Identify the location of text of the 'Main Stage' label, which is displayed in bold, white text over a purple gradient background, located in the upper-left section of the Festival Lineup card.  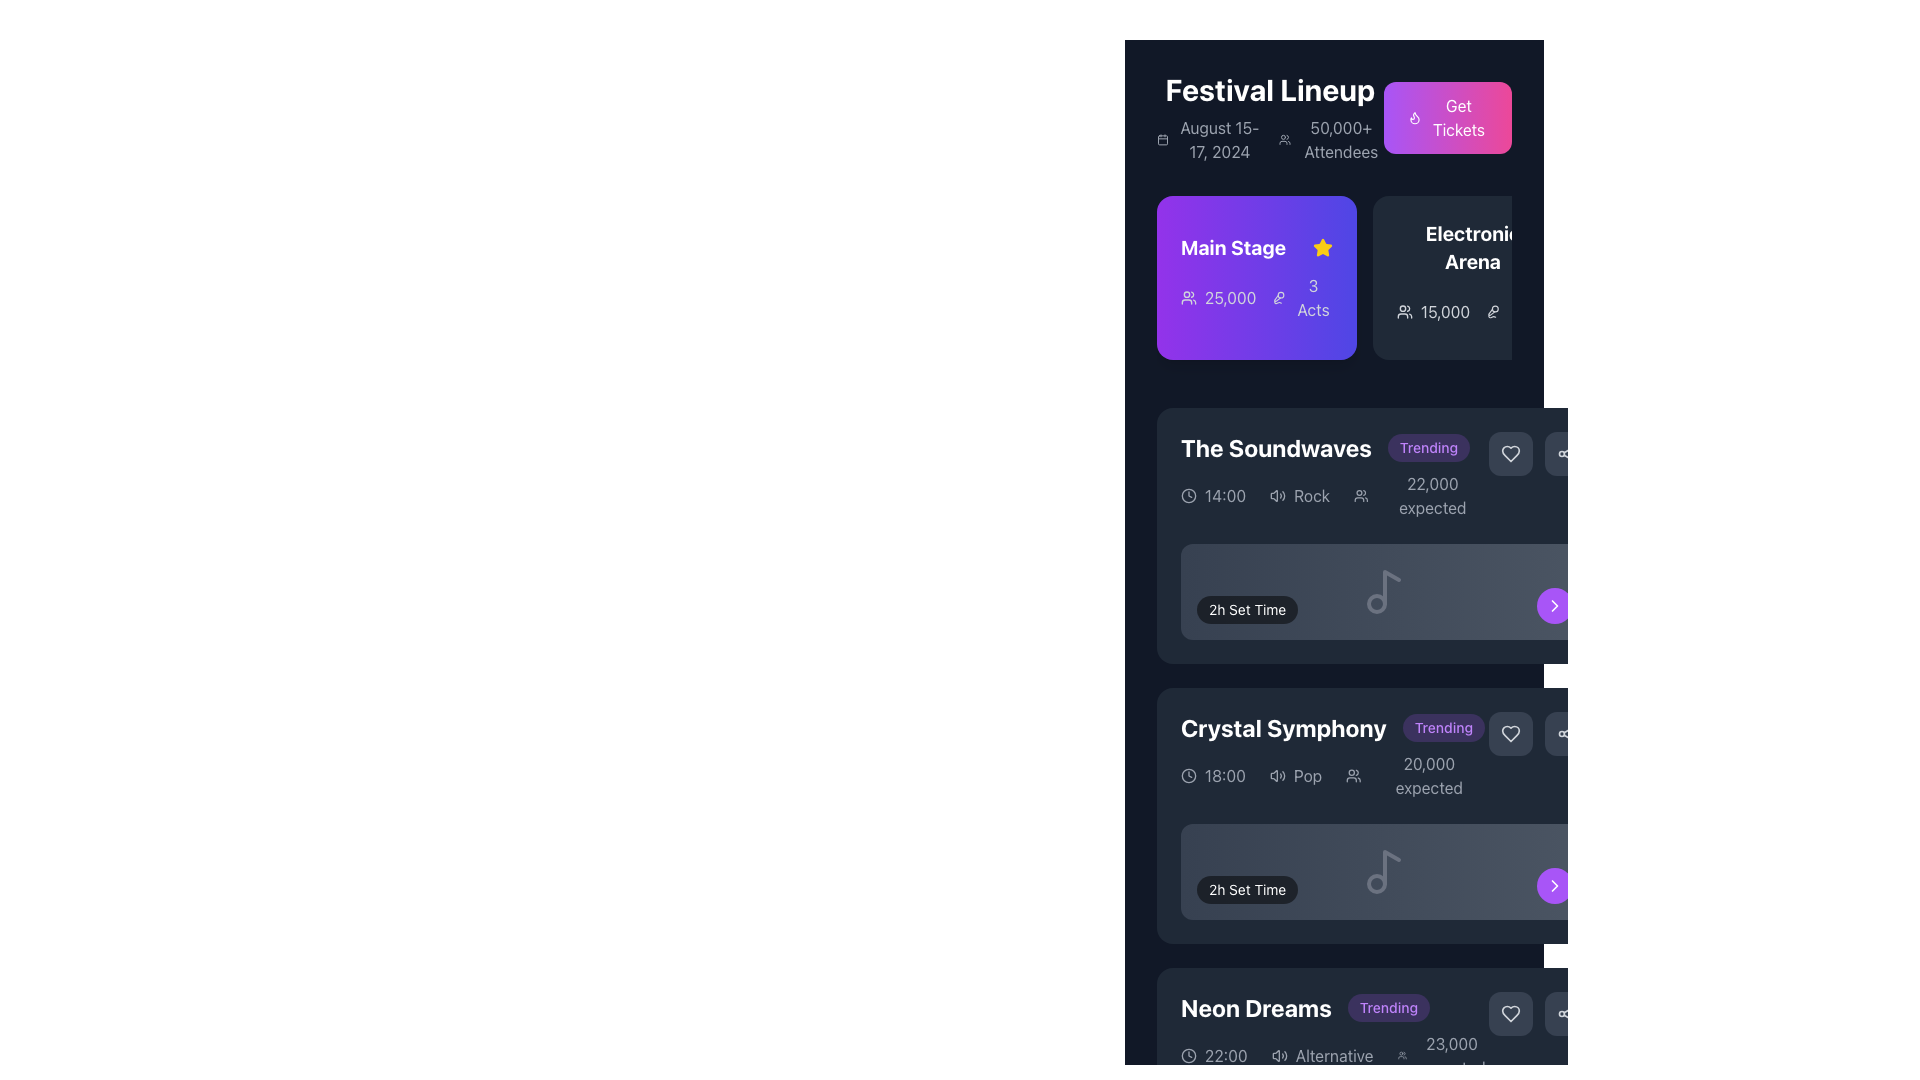
(1256, 246).